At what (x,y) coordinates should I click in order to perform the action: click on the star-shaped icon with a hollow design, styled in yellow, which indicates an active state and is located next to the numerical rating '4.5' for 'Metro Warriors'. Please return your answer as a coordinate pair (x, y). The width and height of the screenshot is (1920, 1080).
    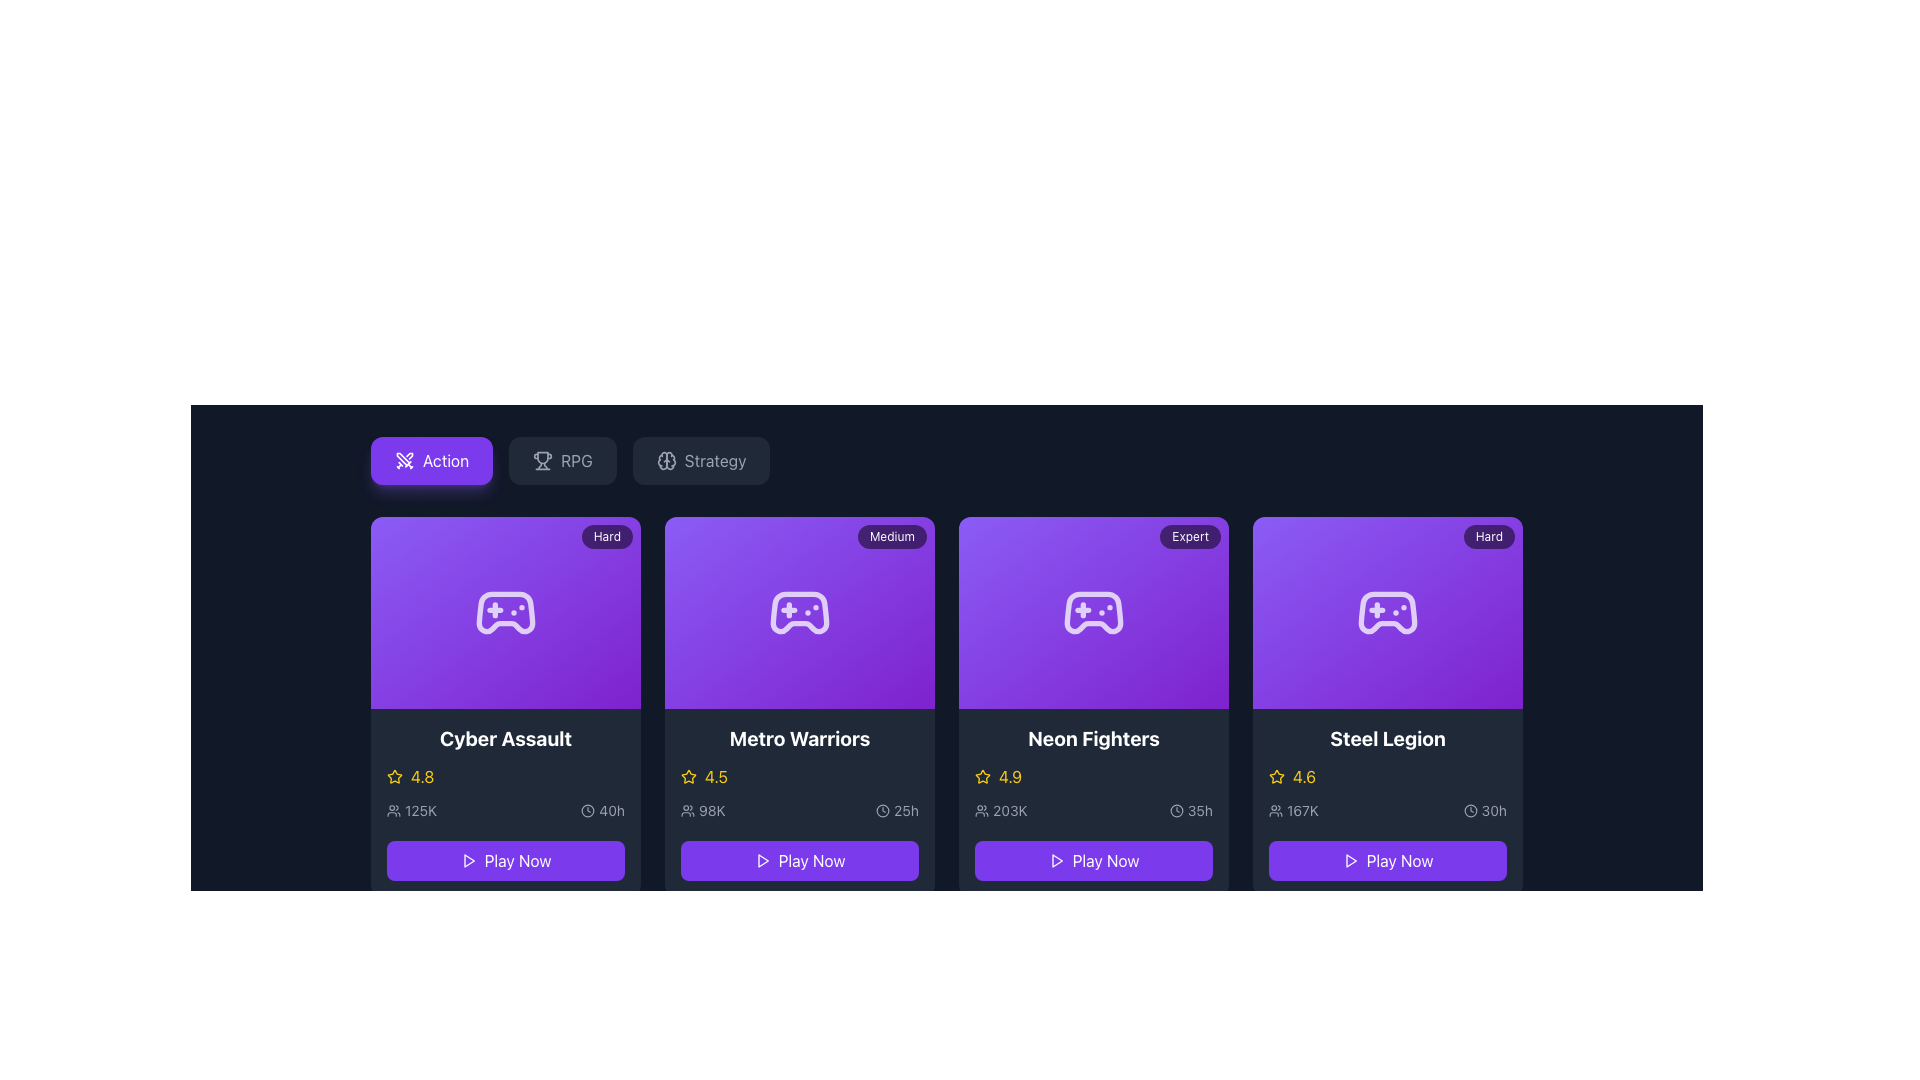
    Looking at the image, I should click on (689, 775).